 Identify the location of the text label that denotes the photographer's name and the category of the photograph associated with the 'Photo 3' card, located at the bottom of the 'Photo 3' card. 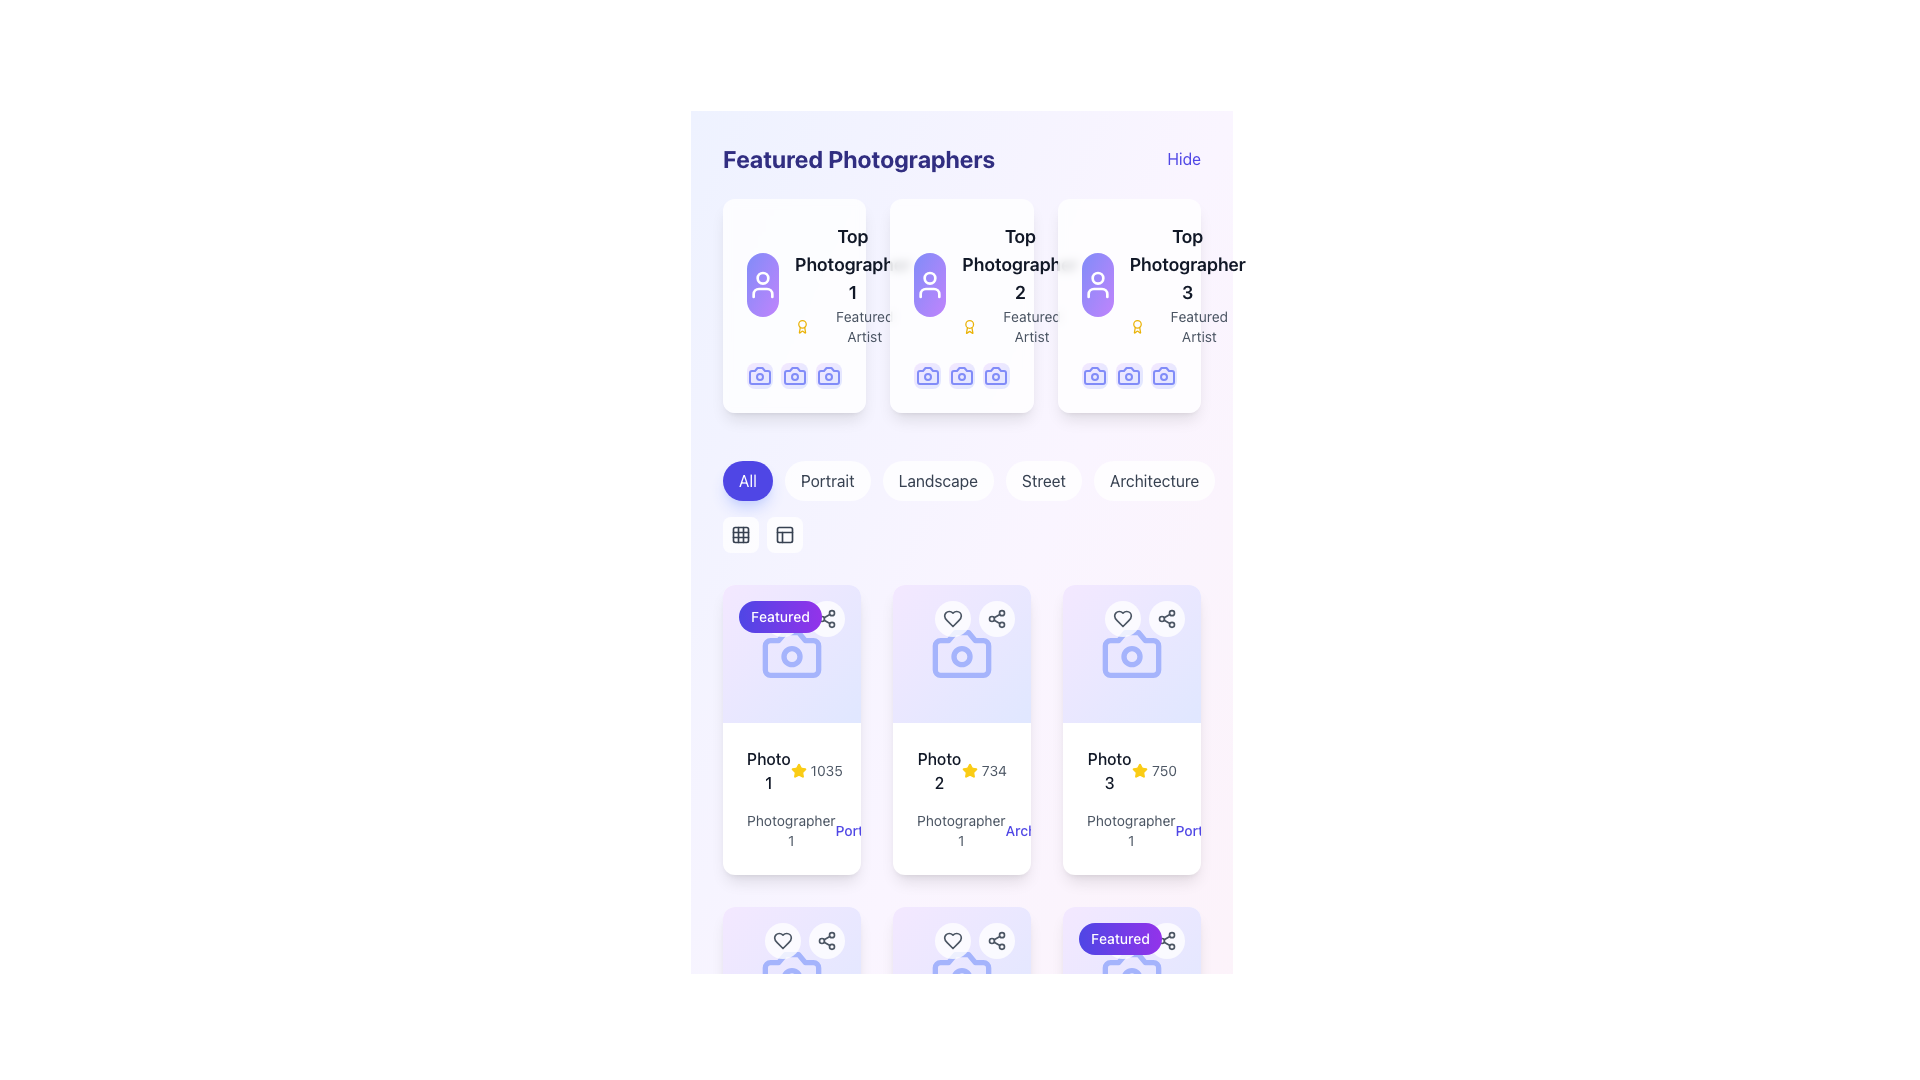
(1132, 830).